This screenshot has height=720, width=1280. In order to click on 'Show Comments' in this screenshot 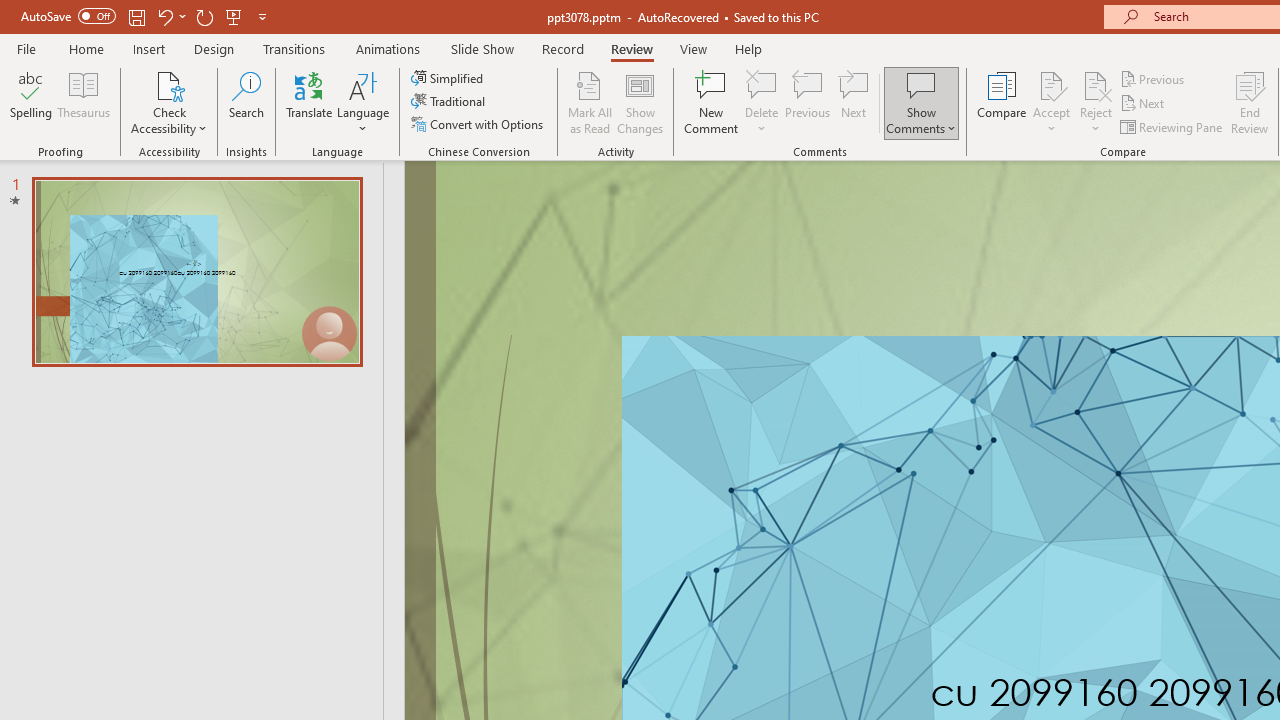, I will do `click(920, 103)`.